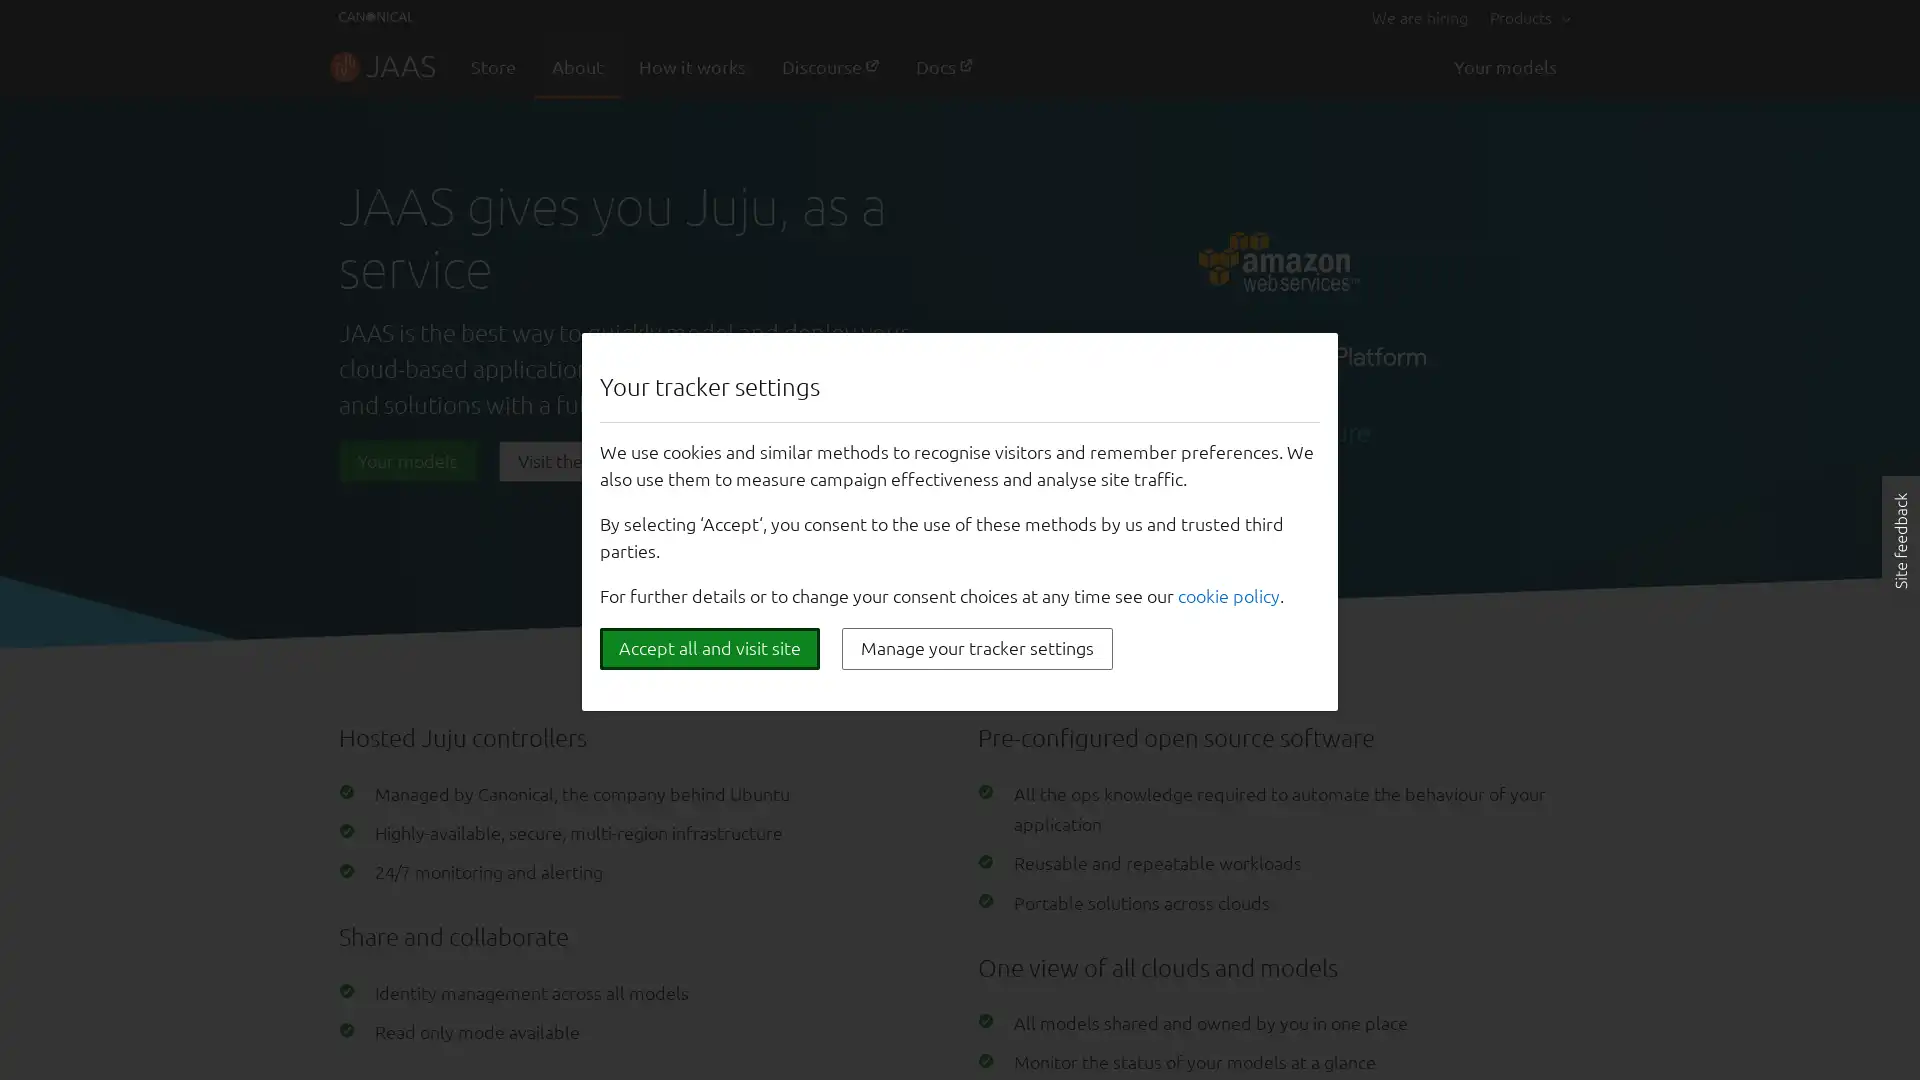  I want to click on Accept all and visit site, so click(710, 648).